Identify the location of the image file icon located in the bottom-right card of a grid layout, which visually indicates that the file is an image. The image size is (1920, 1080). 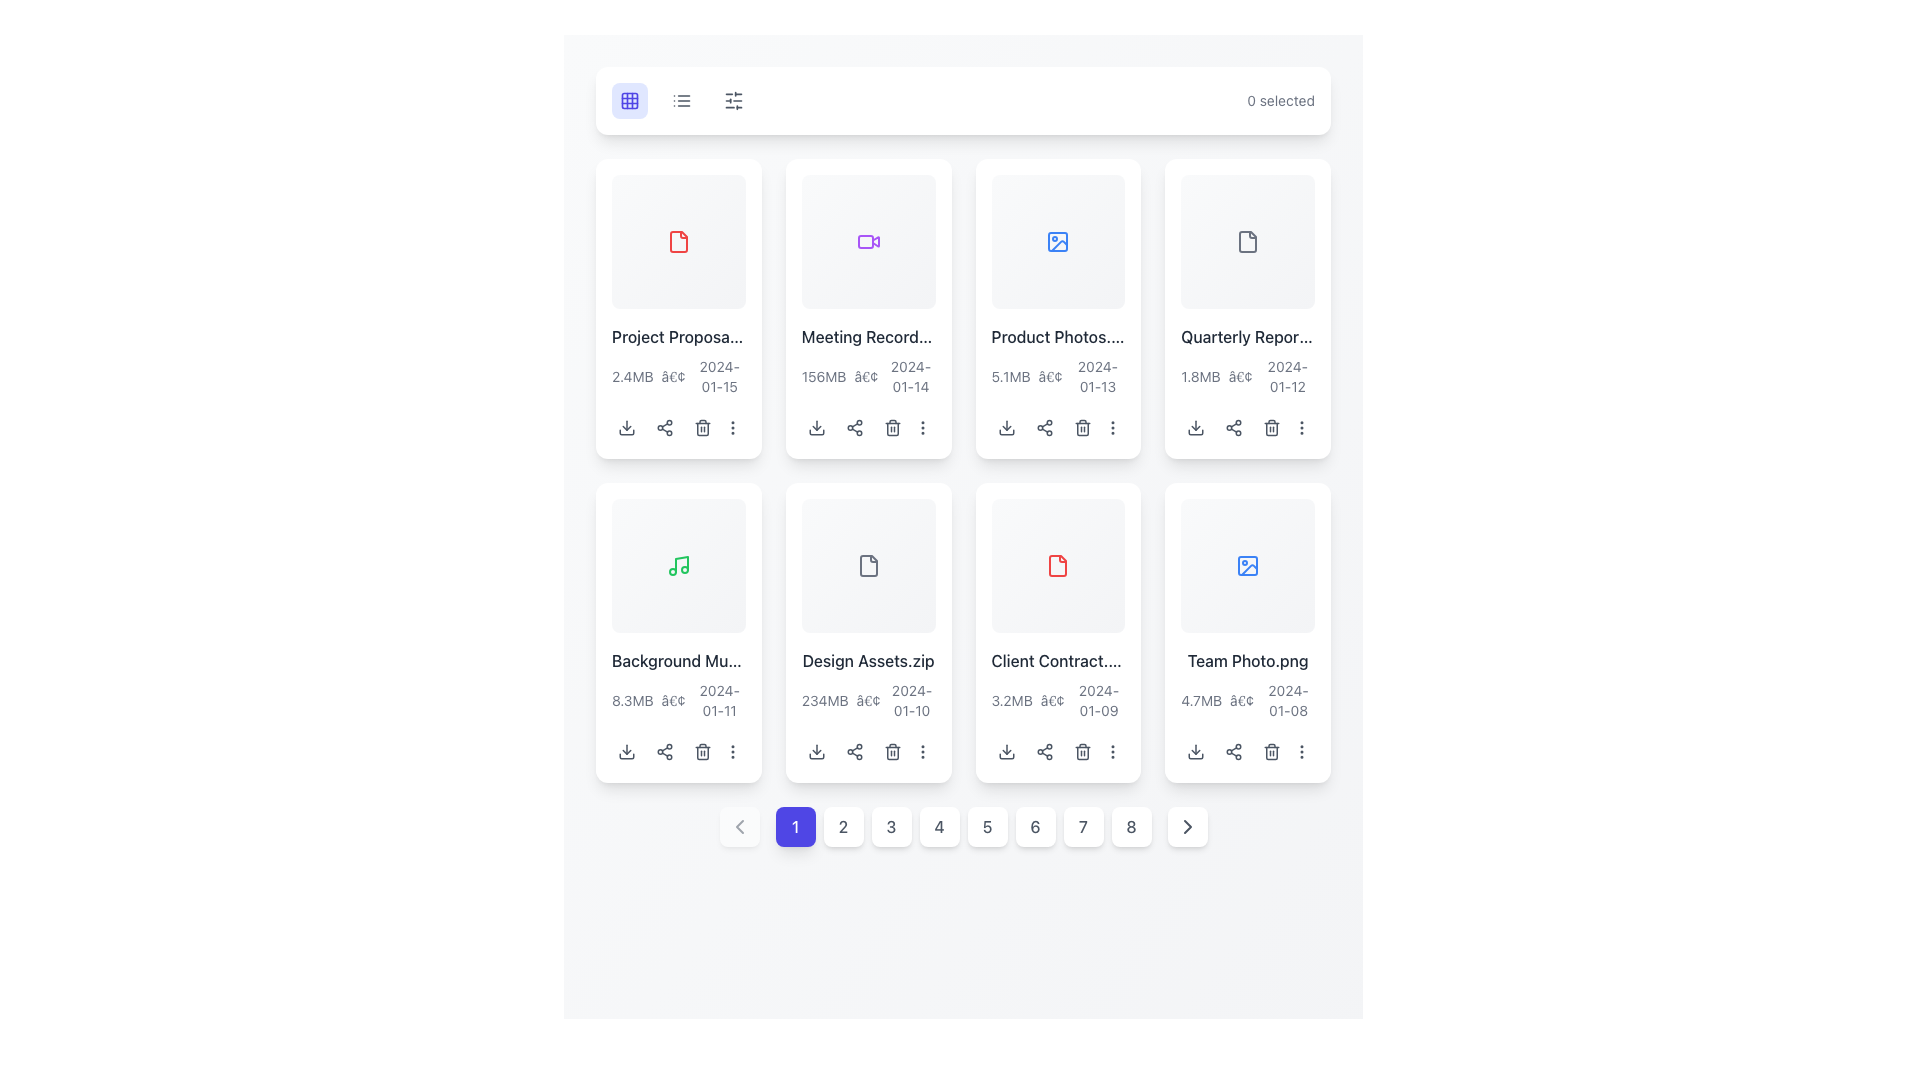
(1247, 565).